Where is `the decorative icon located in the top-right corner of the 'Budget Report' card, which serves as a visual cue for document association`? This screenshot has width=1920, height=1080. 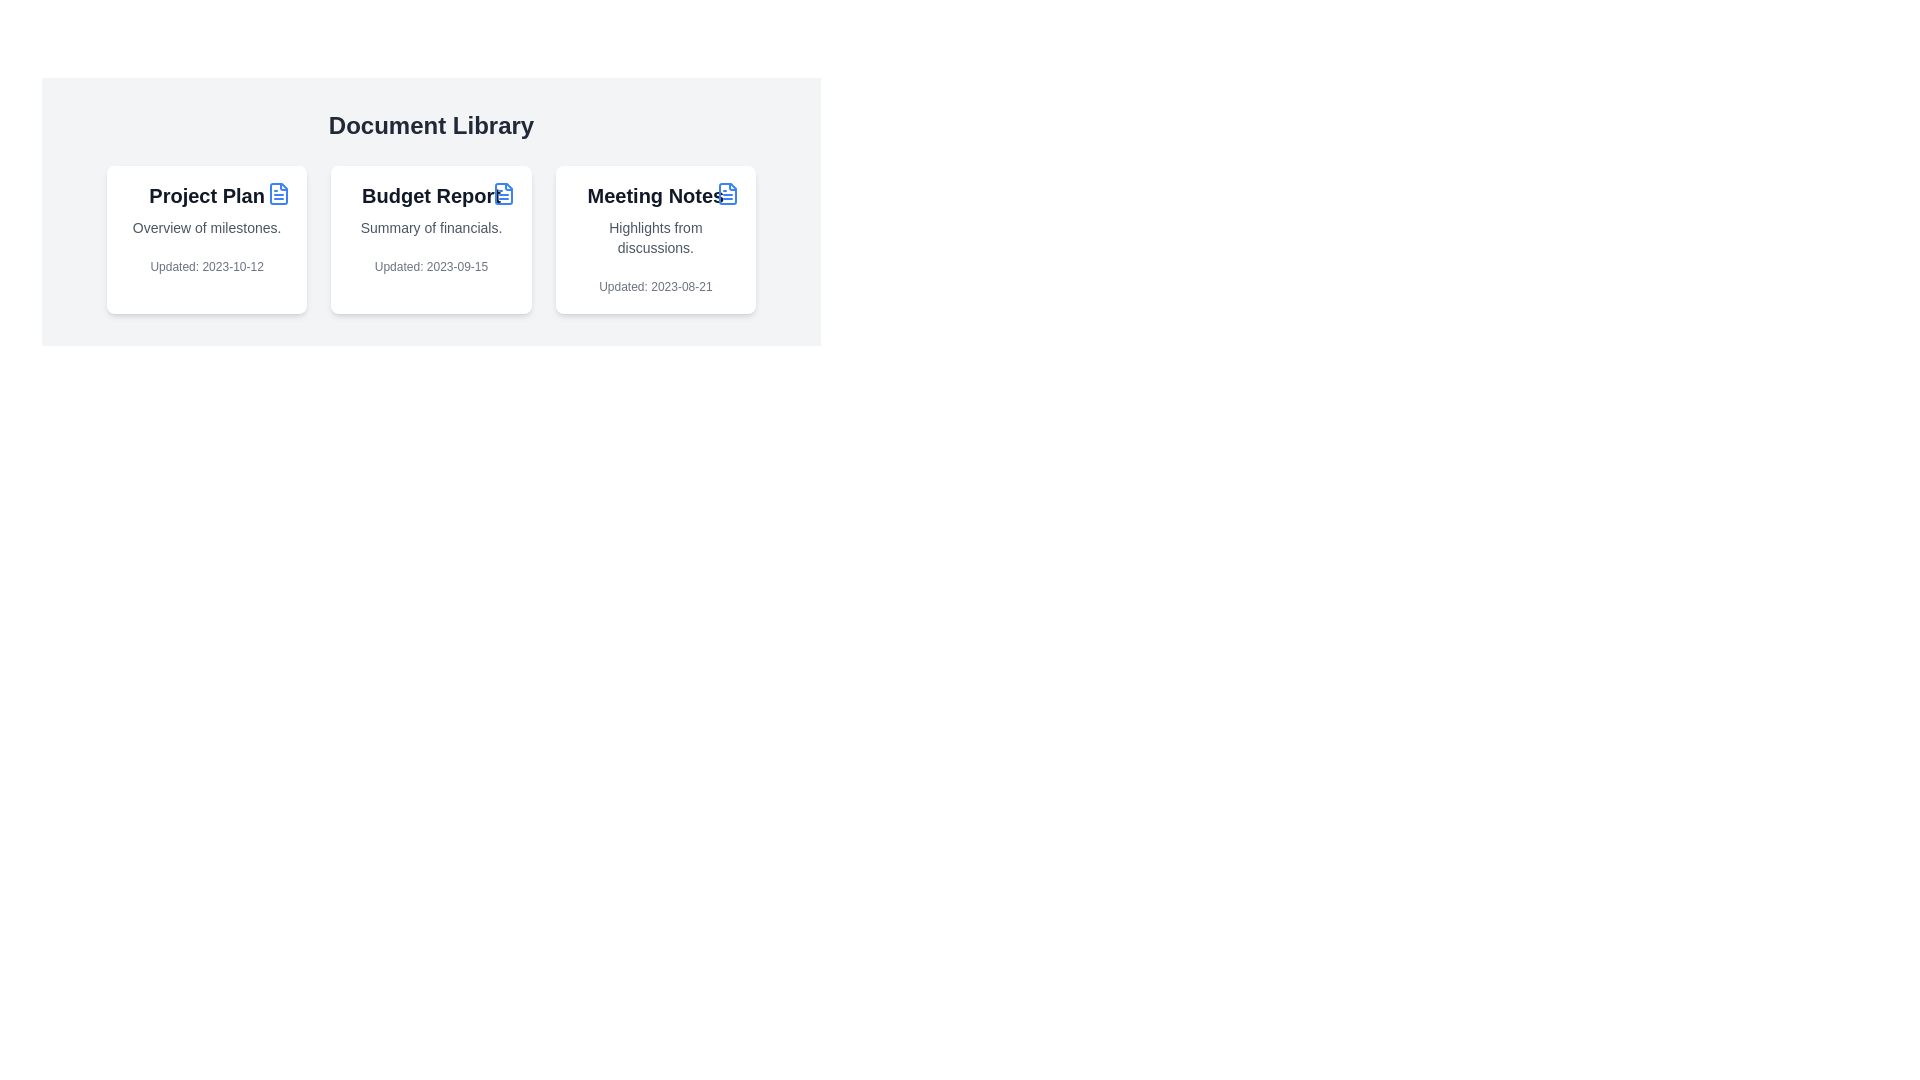 the decorative icon located in the top-right corner of the 'Budget Report' card, which serves as a visual cue for document association is located at coordinates (503, 193).